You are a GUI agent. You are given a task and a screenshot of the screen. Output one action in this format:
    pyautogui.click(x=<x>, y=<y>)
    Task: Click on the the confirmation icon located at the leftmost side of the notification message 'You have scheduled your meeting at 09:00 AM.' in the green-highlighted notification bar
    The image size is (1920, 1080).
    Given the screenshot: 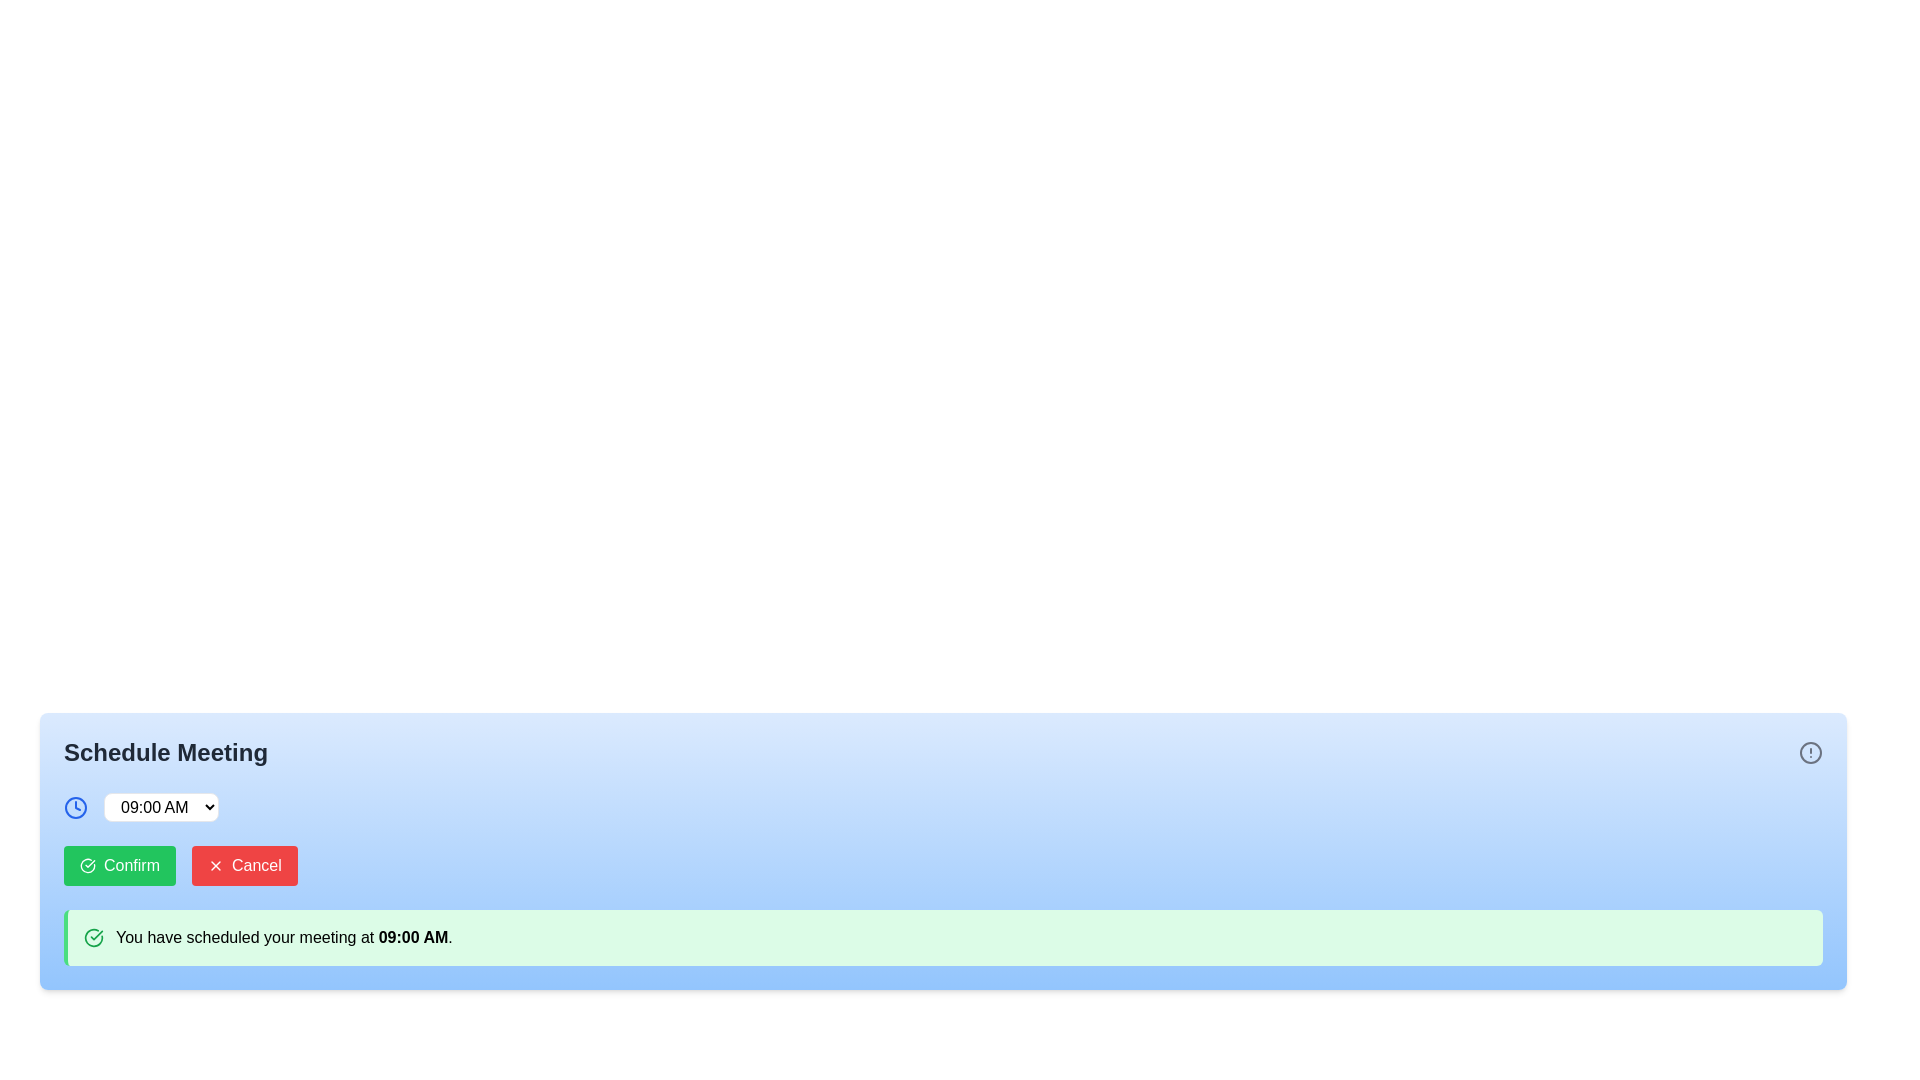 What is the action you would take?
    pyautogui.click(x=93, y=937)
    